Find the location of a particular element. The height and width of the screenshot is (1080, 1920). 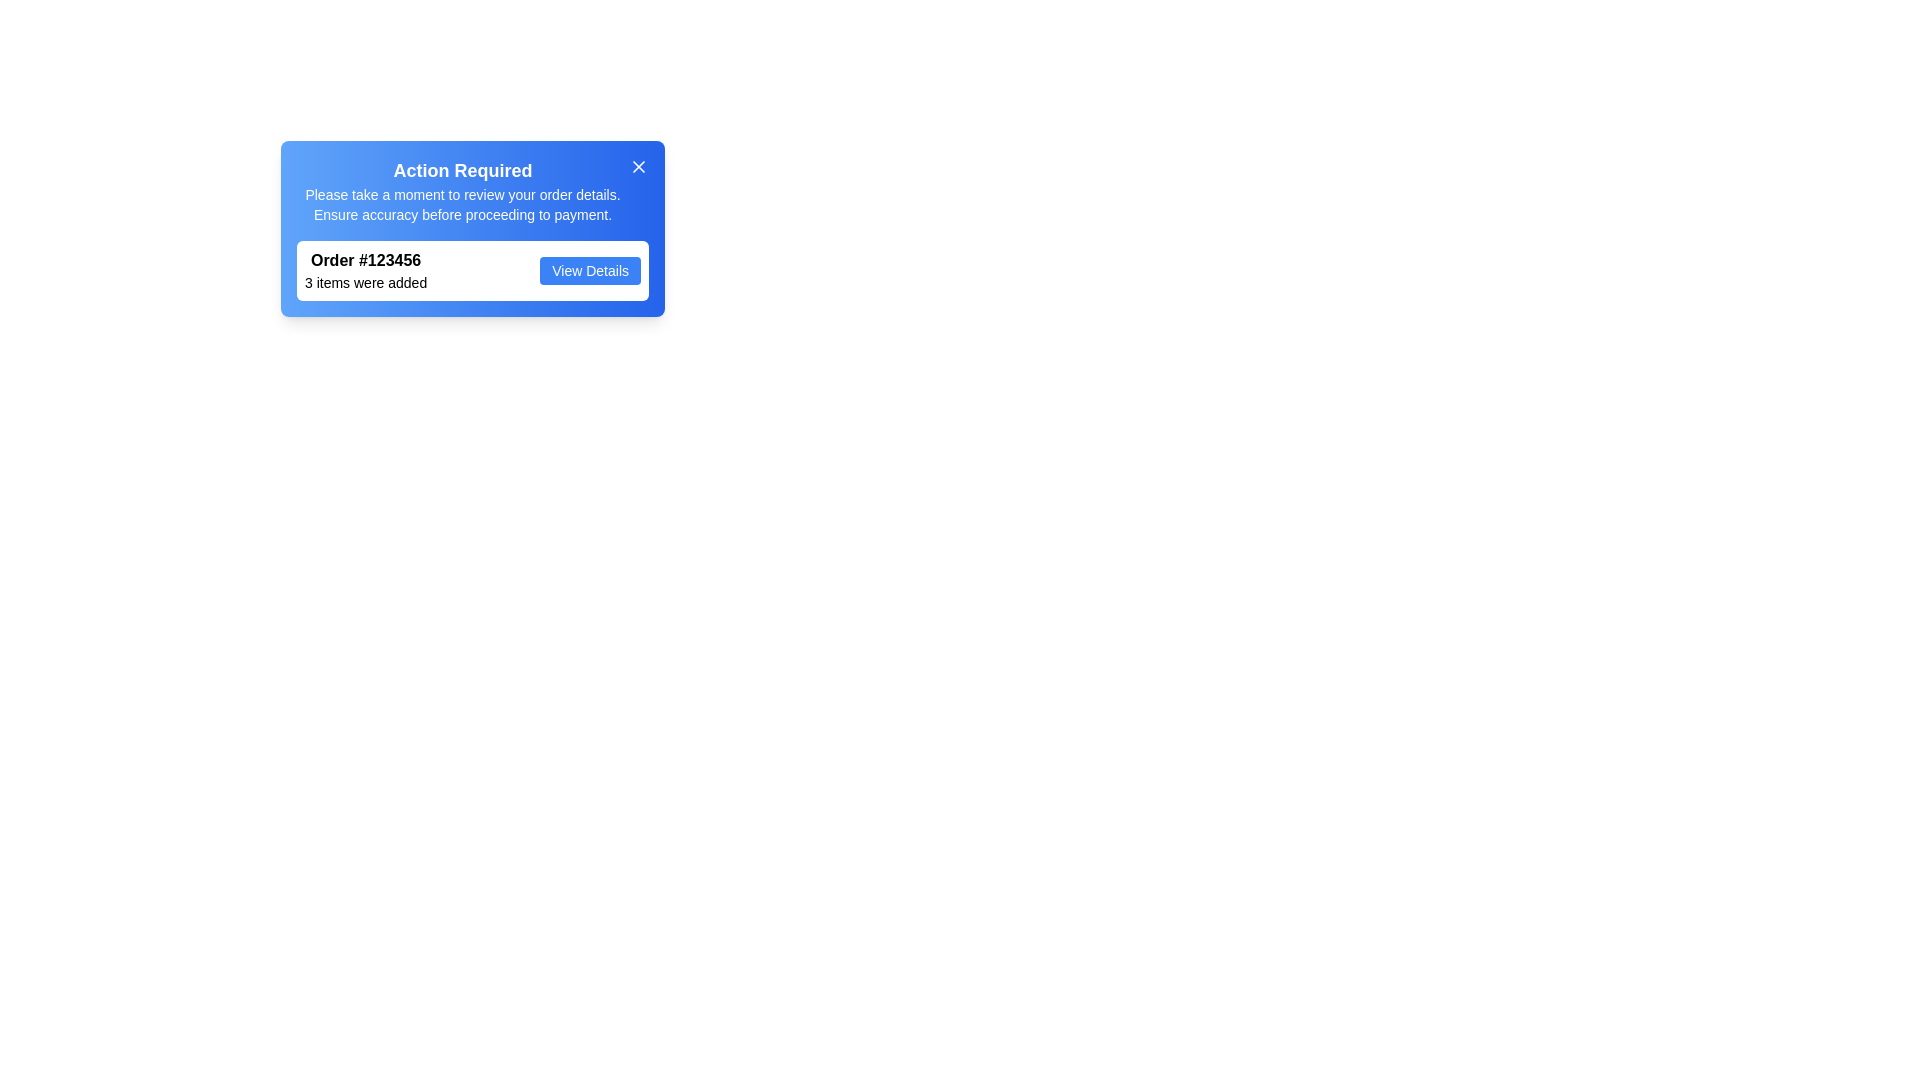

the slanted cross (X) shaped button located at the top-right corner of the notification banner is located at coordinates (637, 165).